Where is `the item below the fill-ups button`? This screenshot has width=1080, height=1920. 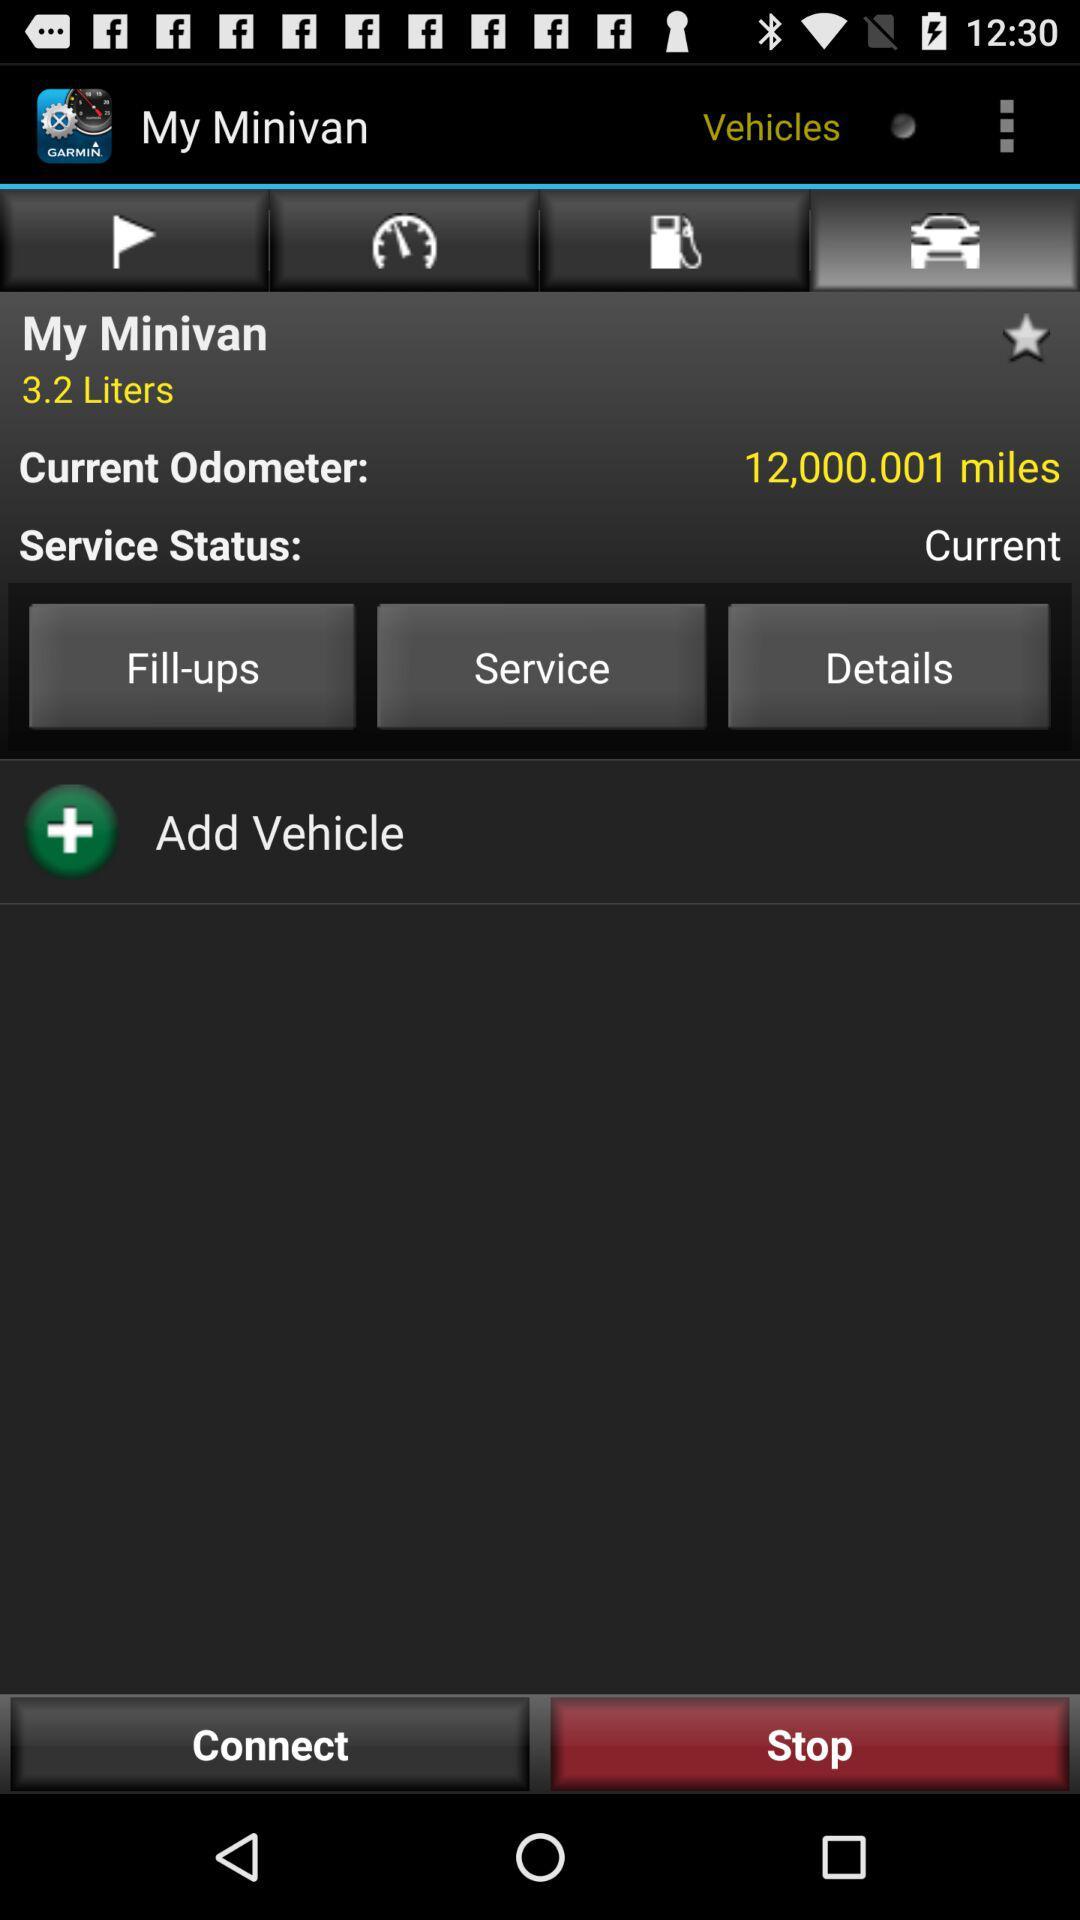 the item below the fill-ups button is located at coordinates (279, 831).